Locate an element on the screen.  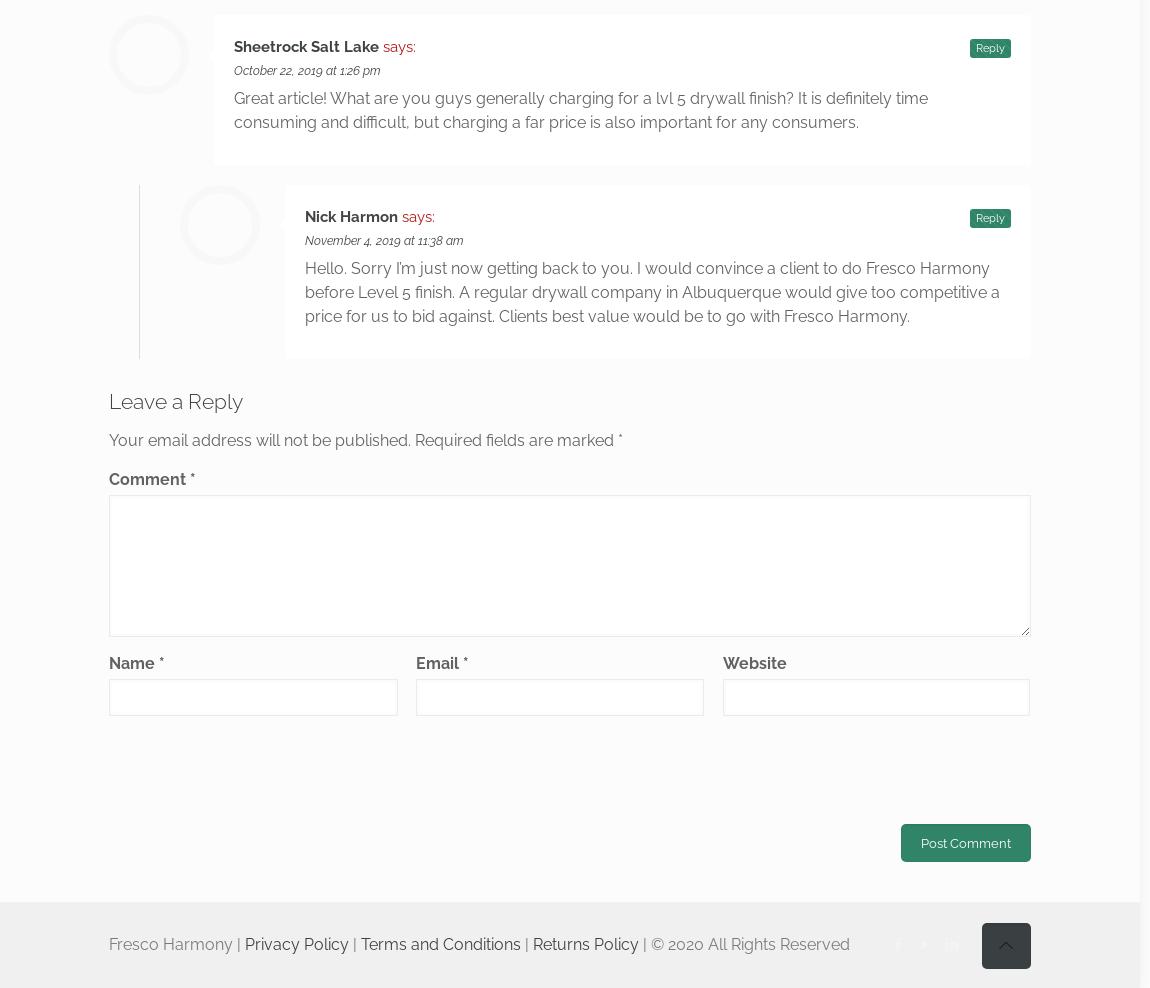
'Your email address will not be published.' is located at coordinates (259, 440).